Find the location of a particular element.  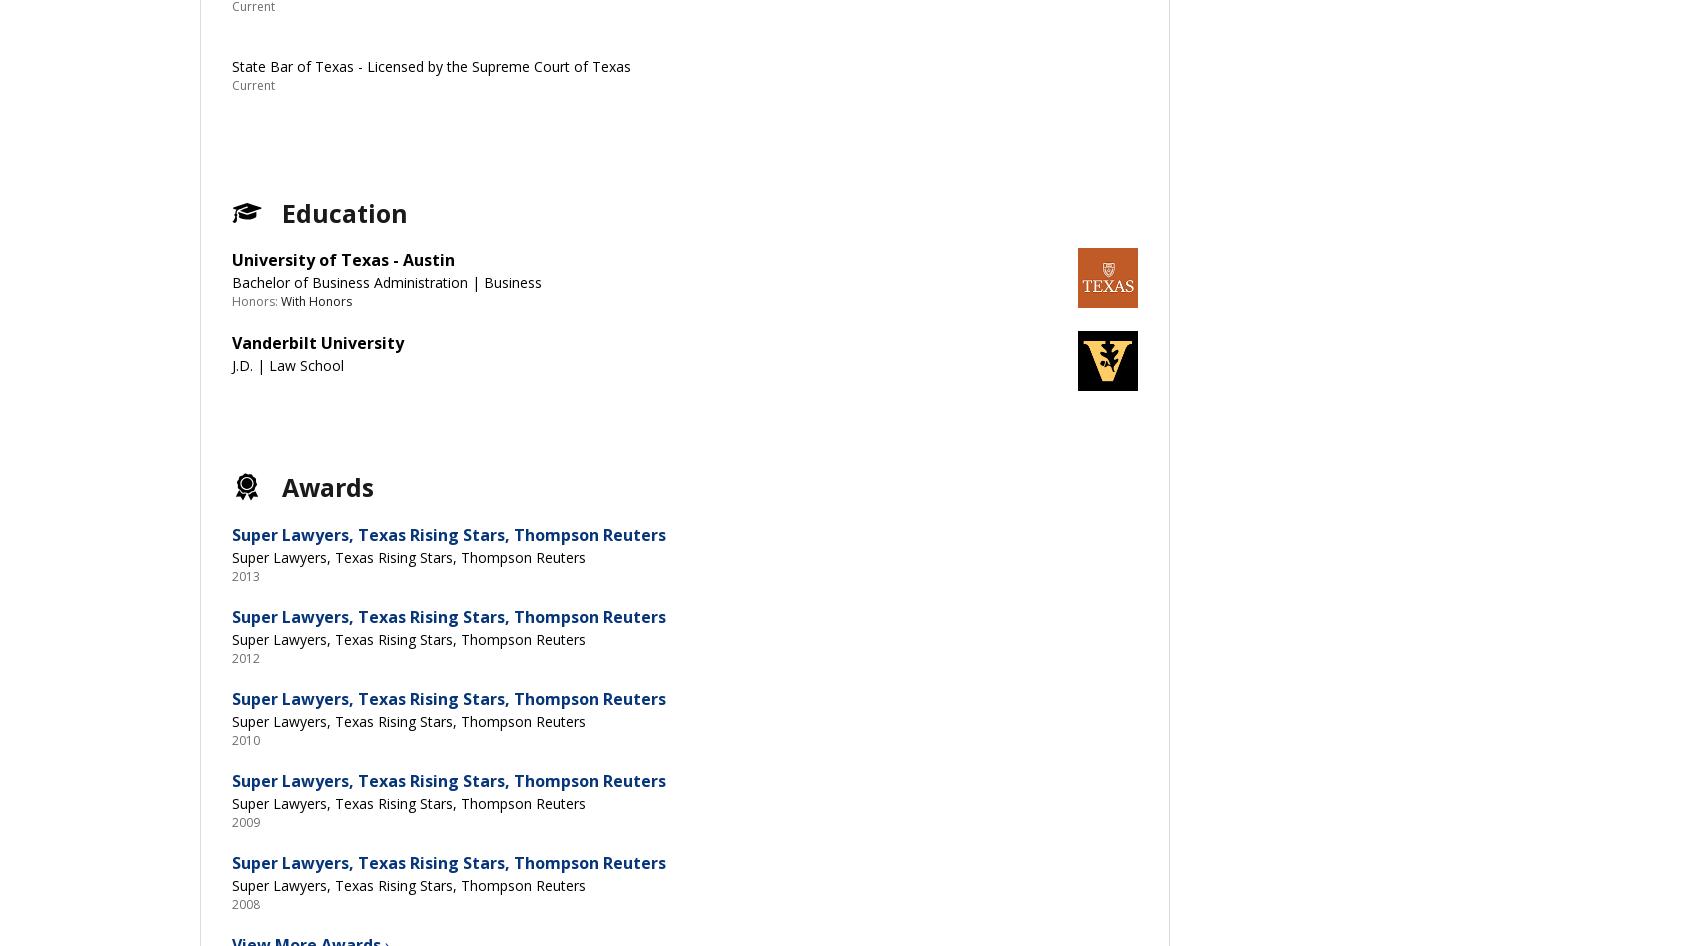

'2012' is located at coordinates (245, 657).